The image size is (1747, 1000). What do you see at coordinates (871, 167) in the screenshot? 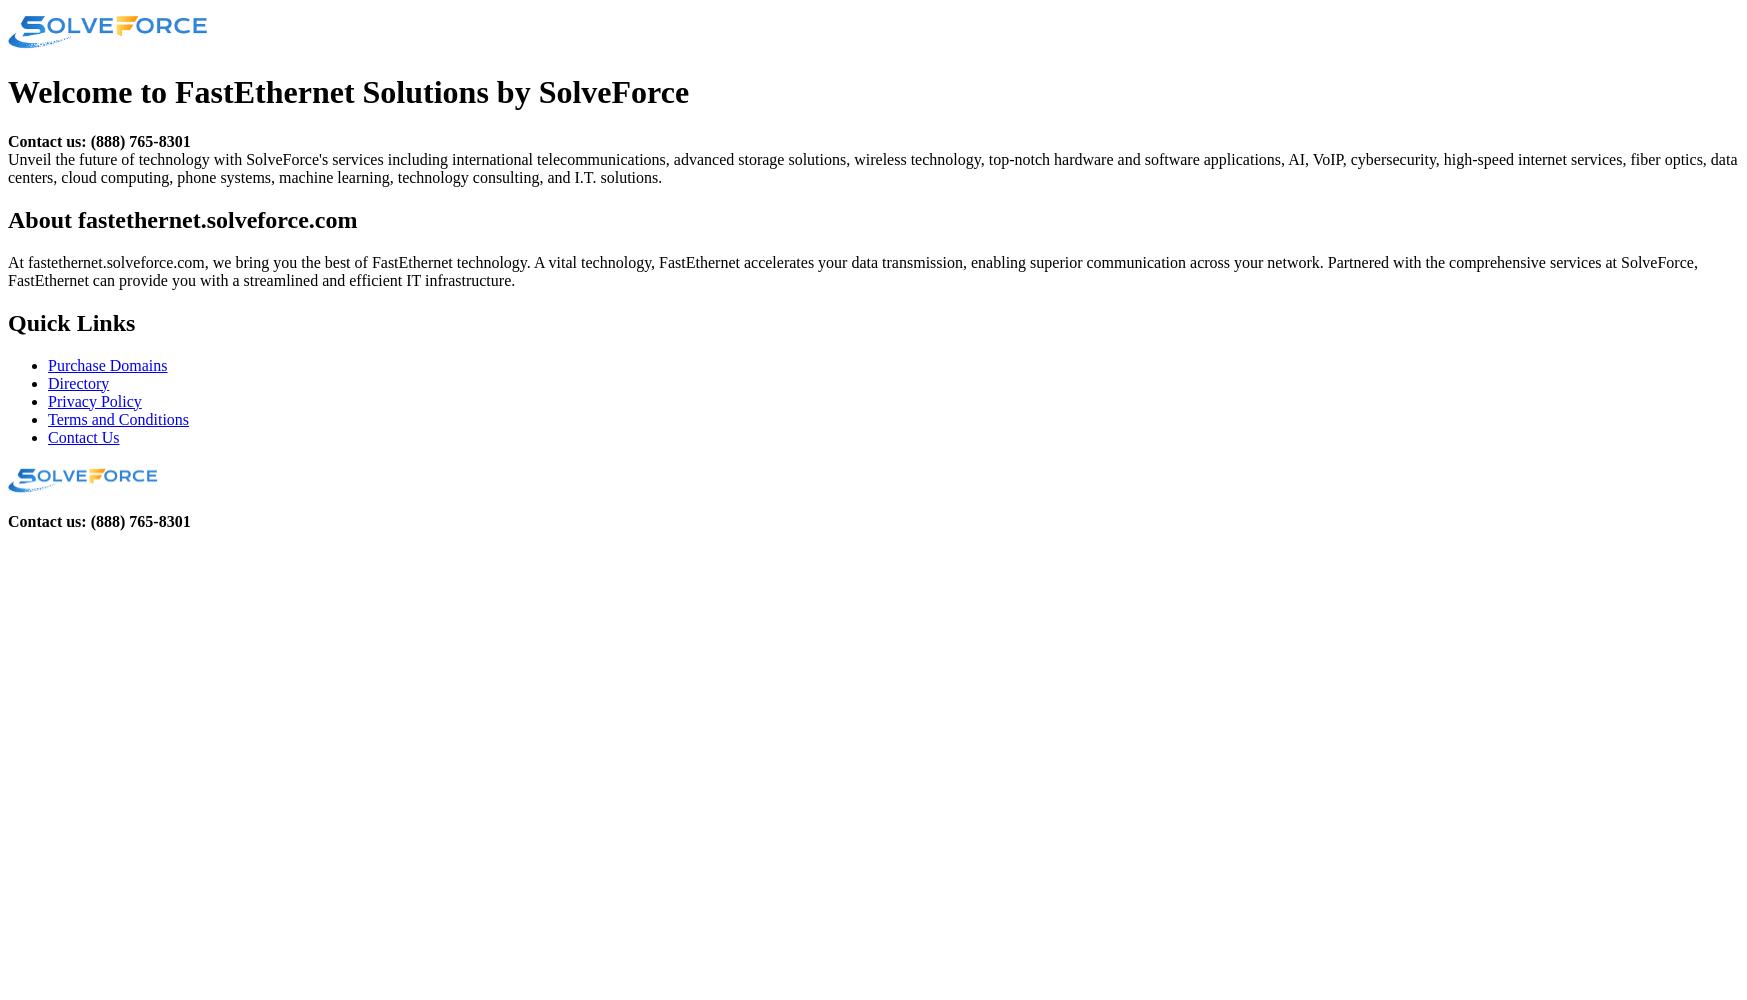
I see `'Unveil the future of technology with SolveForce's services including international telecommunications, advanced storage solutions, wireless technology, top-notch hardware and software applications, AI, VoIP, cybersecurity, high-speed internet services, fiber optics, data centers, cloud computing, phone systems, machine learning, technology consulting, and I.T. solutions.'` at bounding box center [871, 167].